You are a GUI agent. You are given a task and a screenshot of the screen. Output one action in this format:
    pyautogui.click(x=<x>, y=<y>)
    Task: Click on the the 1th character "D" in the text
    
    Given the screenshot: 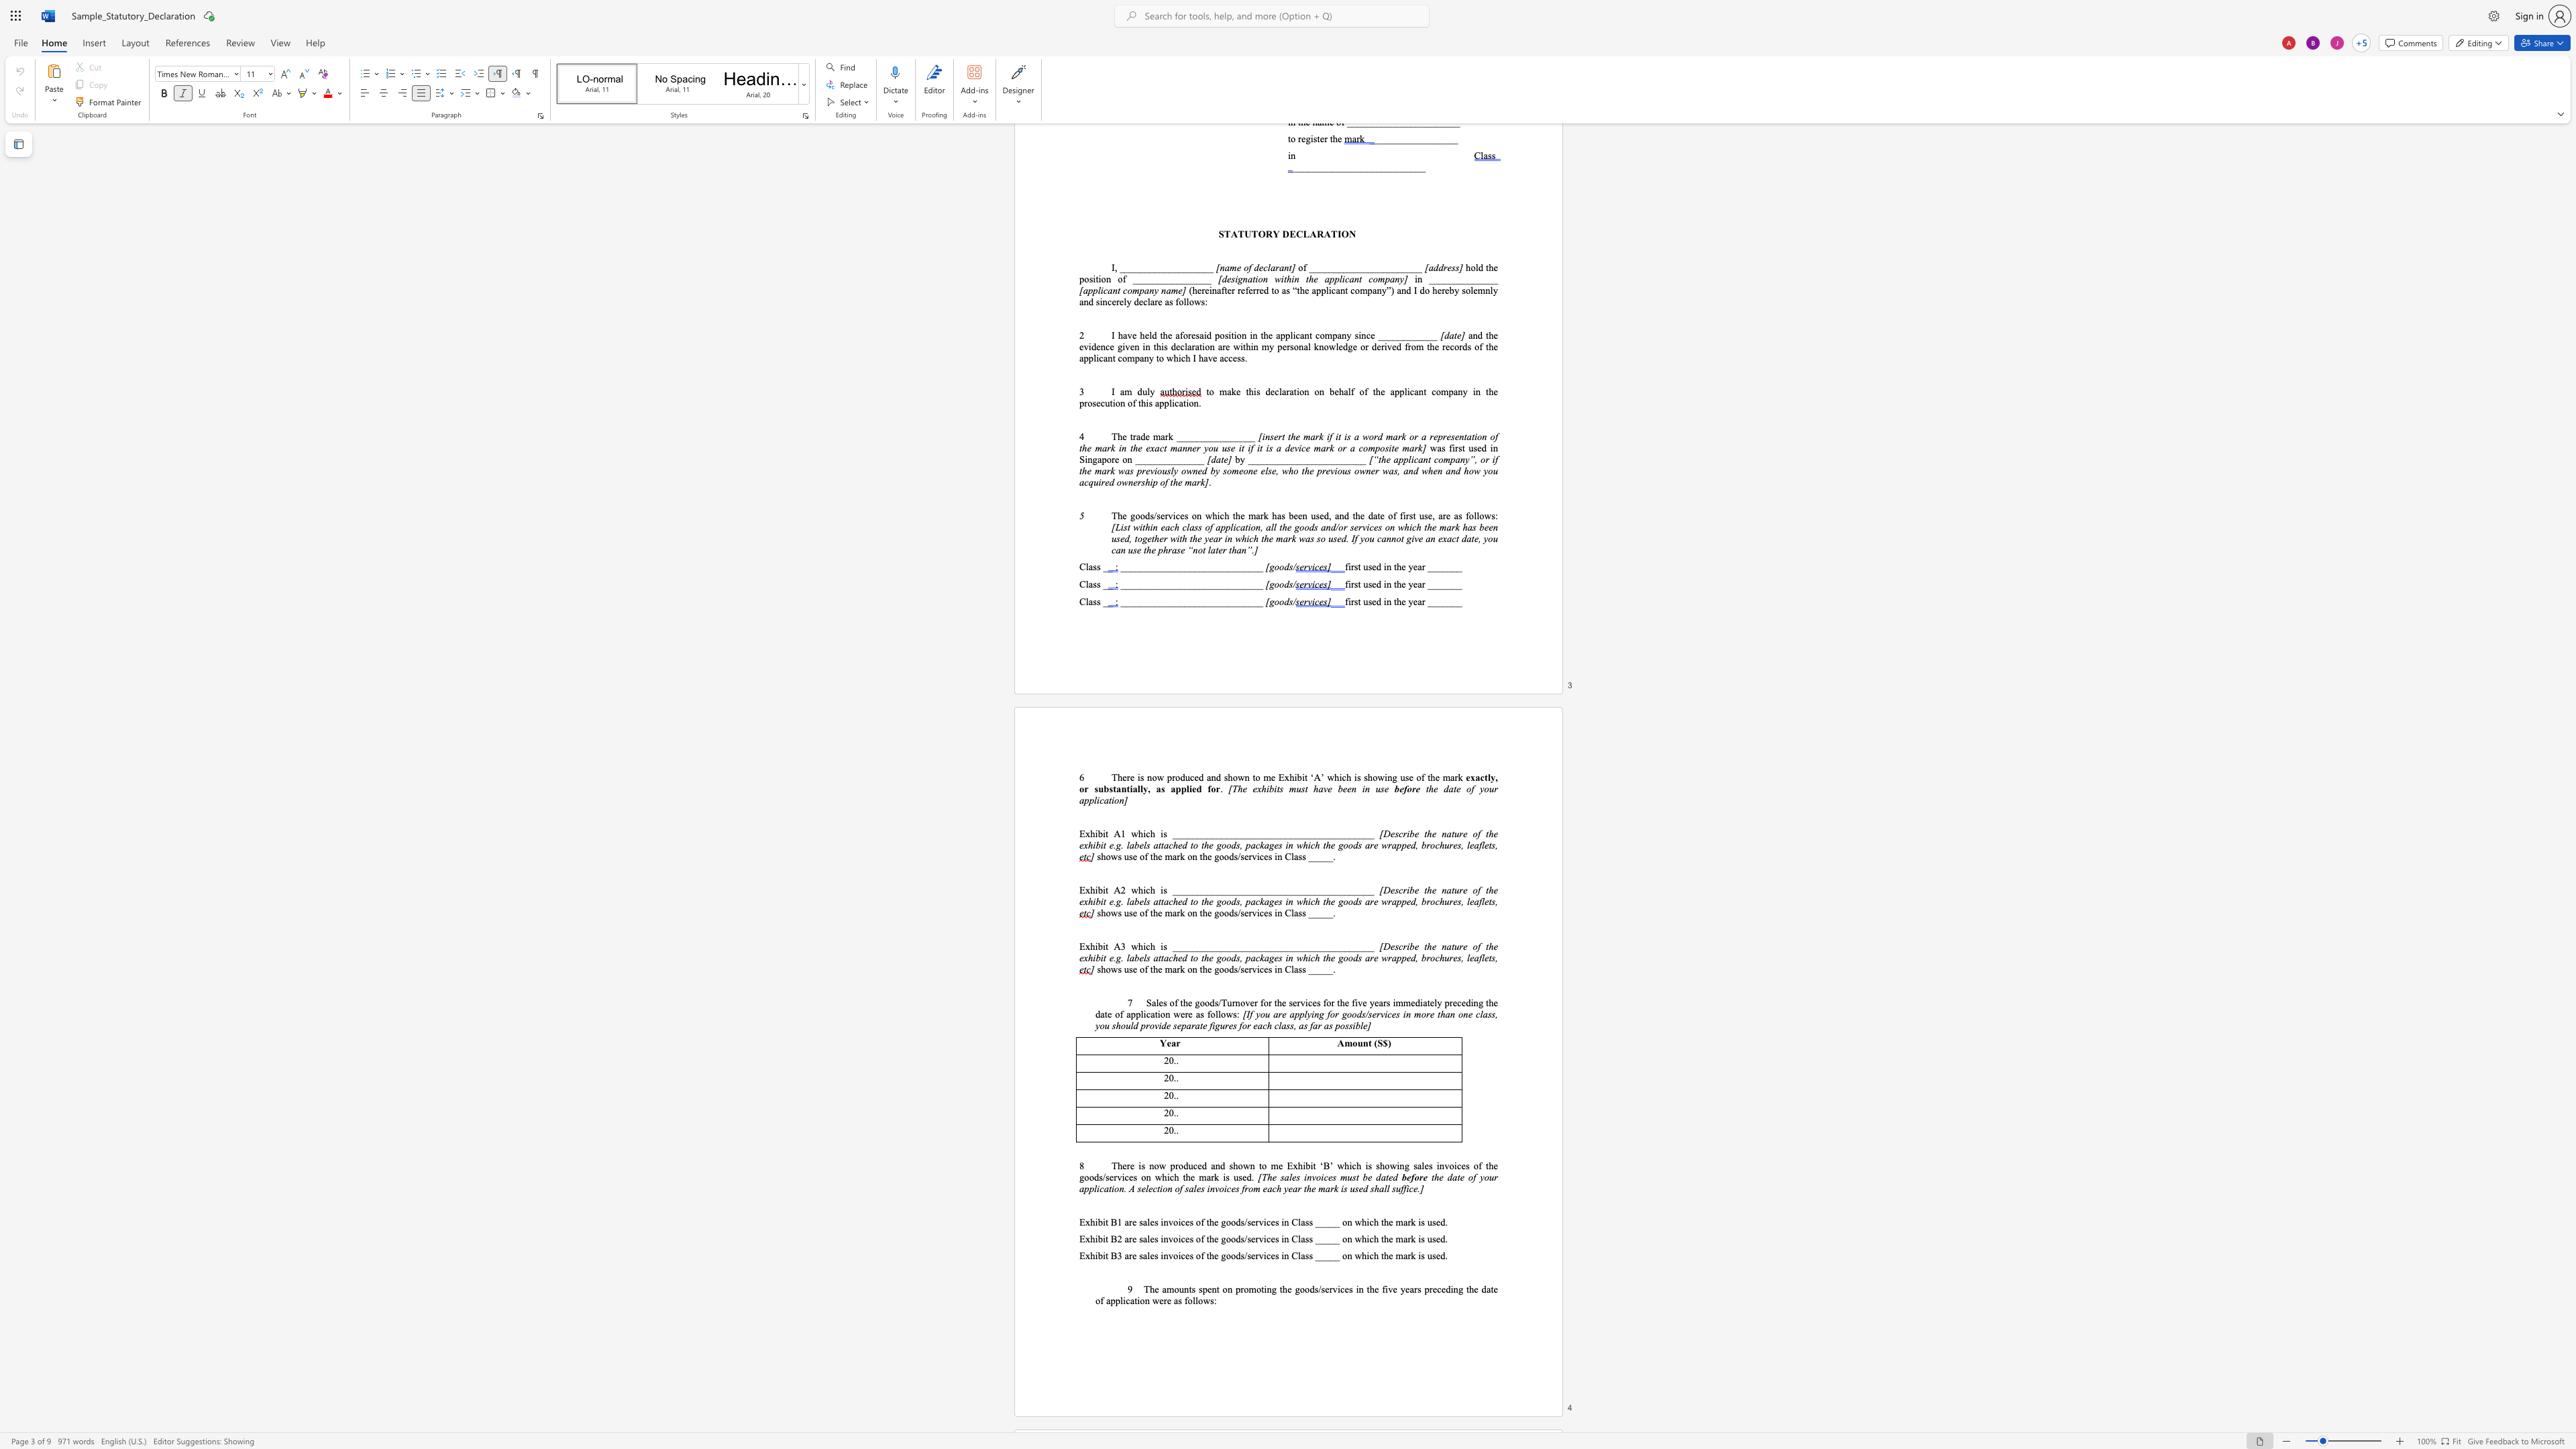 What is the action you would take?
    pyautogui.click(x=1385, y=945)
    